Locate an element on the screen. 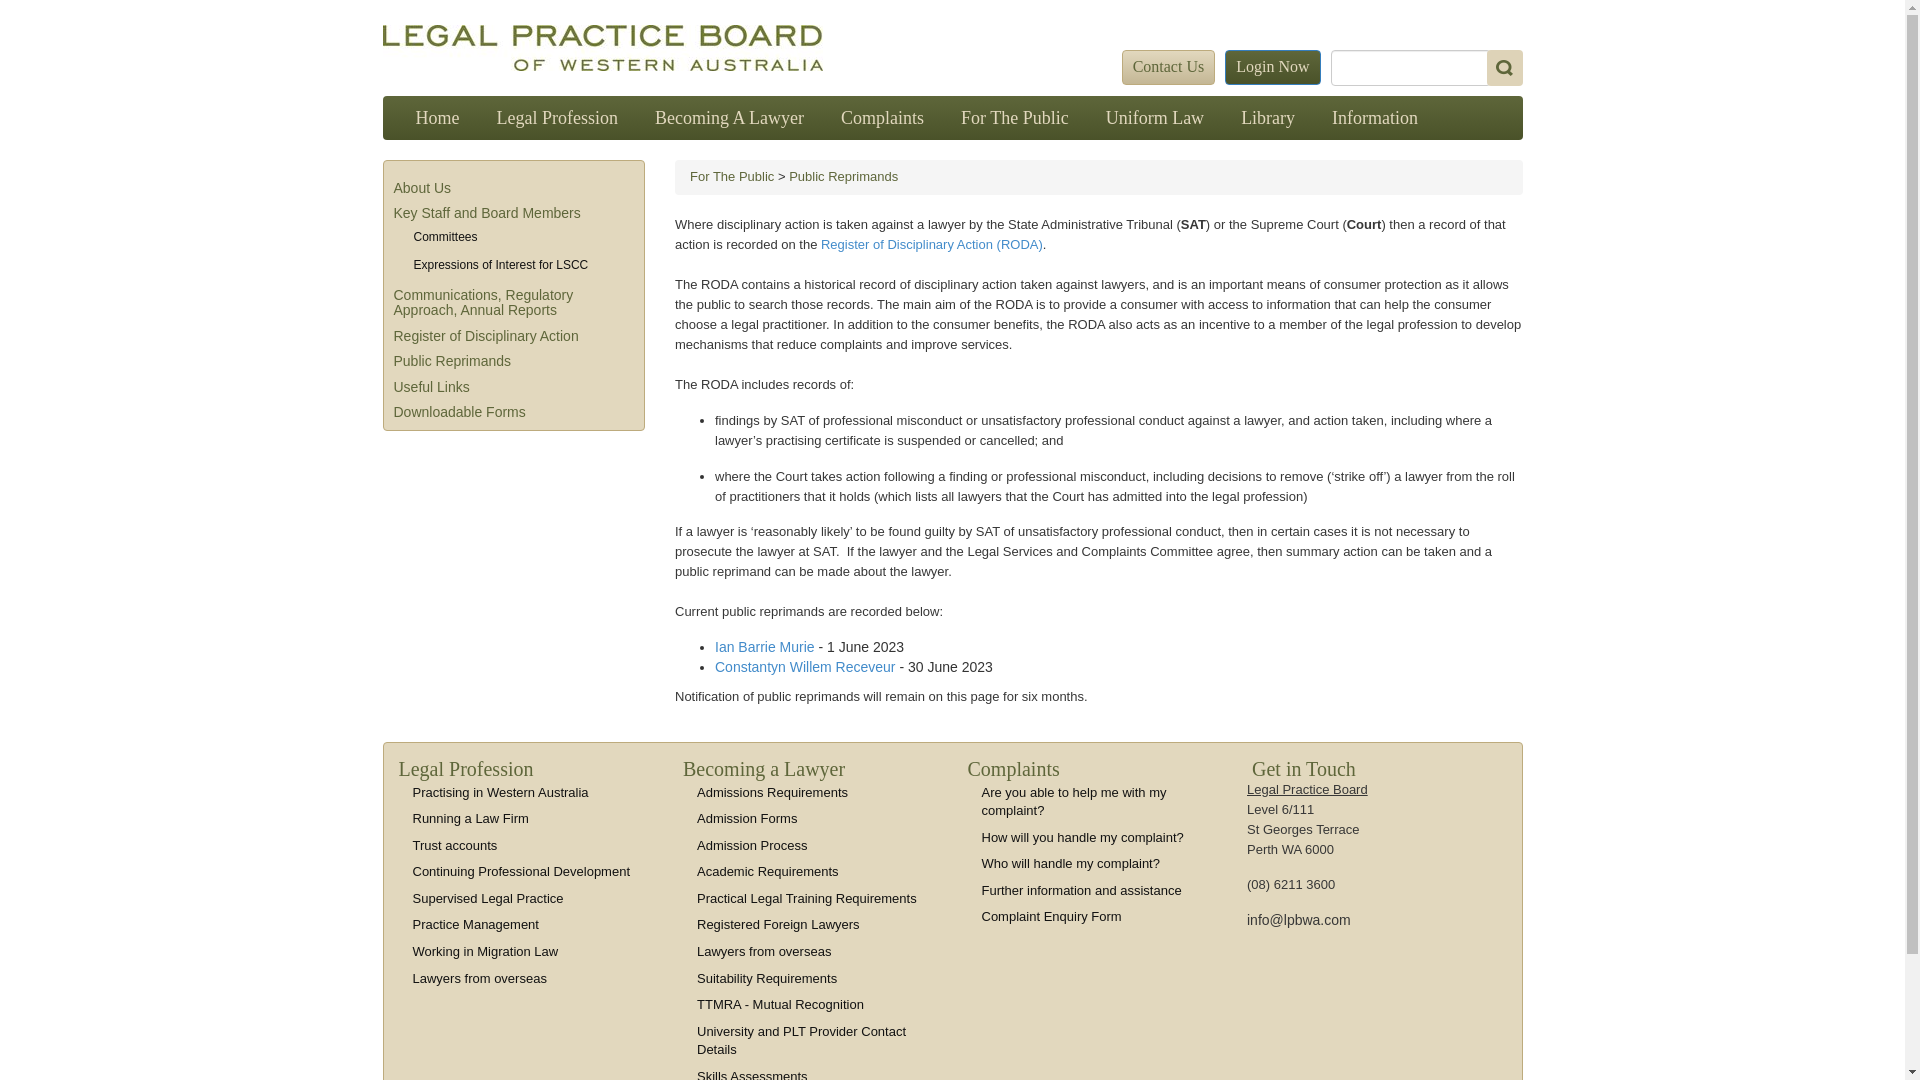 This screenshot has height=1080, width=1920. 'Home' is located at coordinates (436, 118).